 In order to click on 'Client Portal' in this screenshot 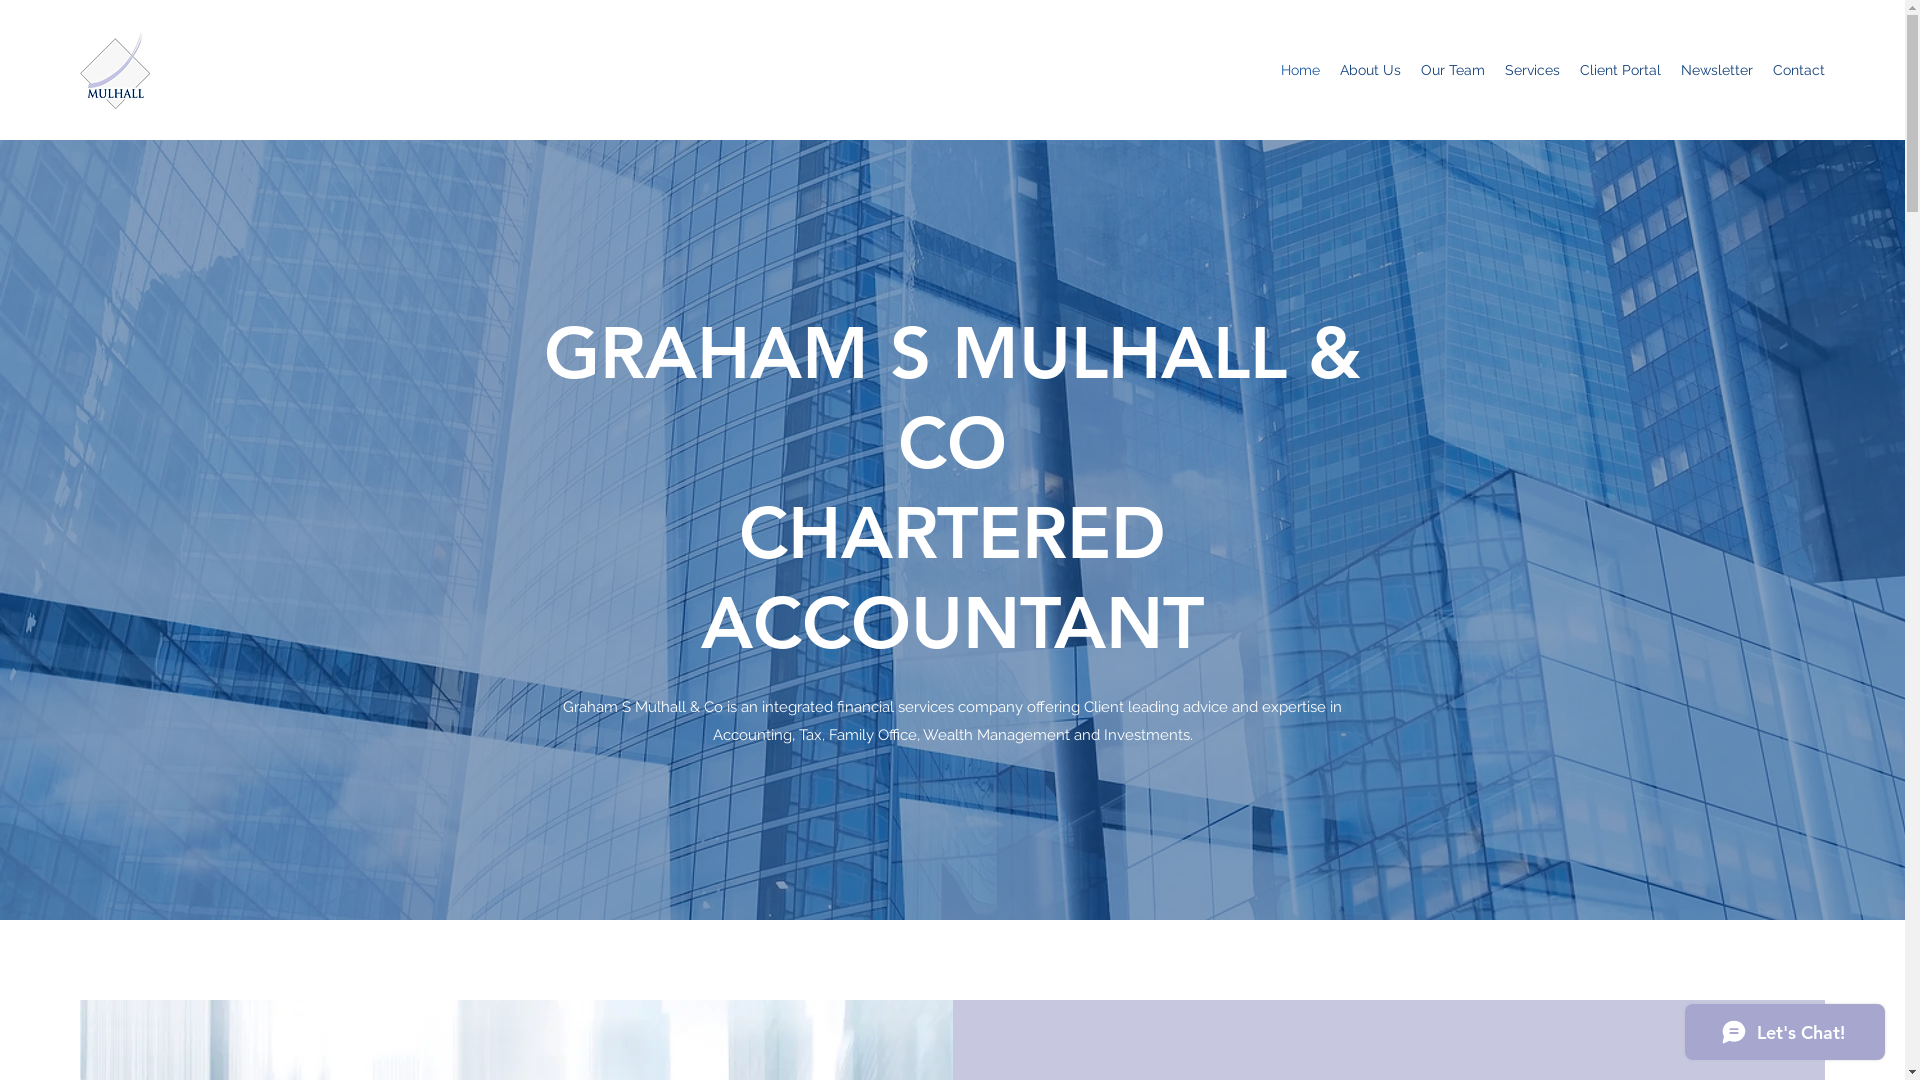, I will do `click(1620, 68)`.